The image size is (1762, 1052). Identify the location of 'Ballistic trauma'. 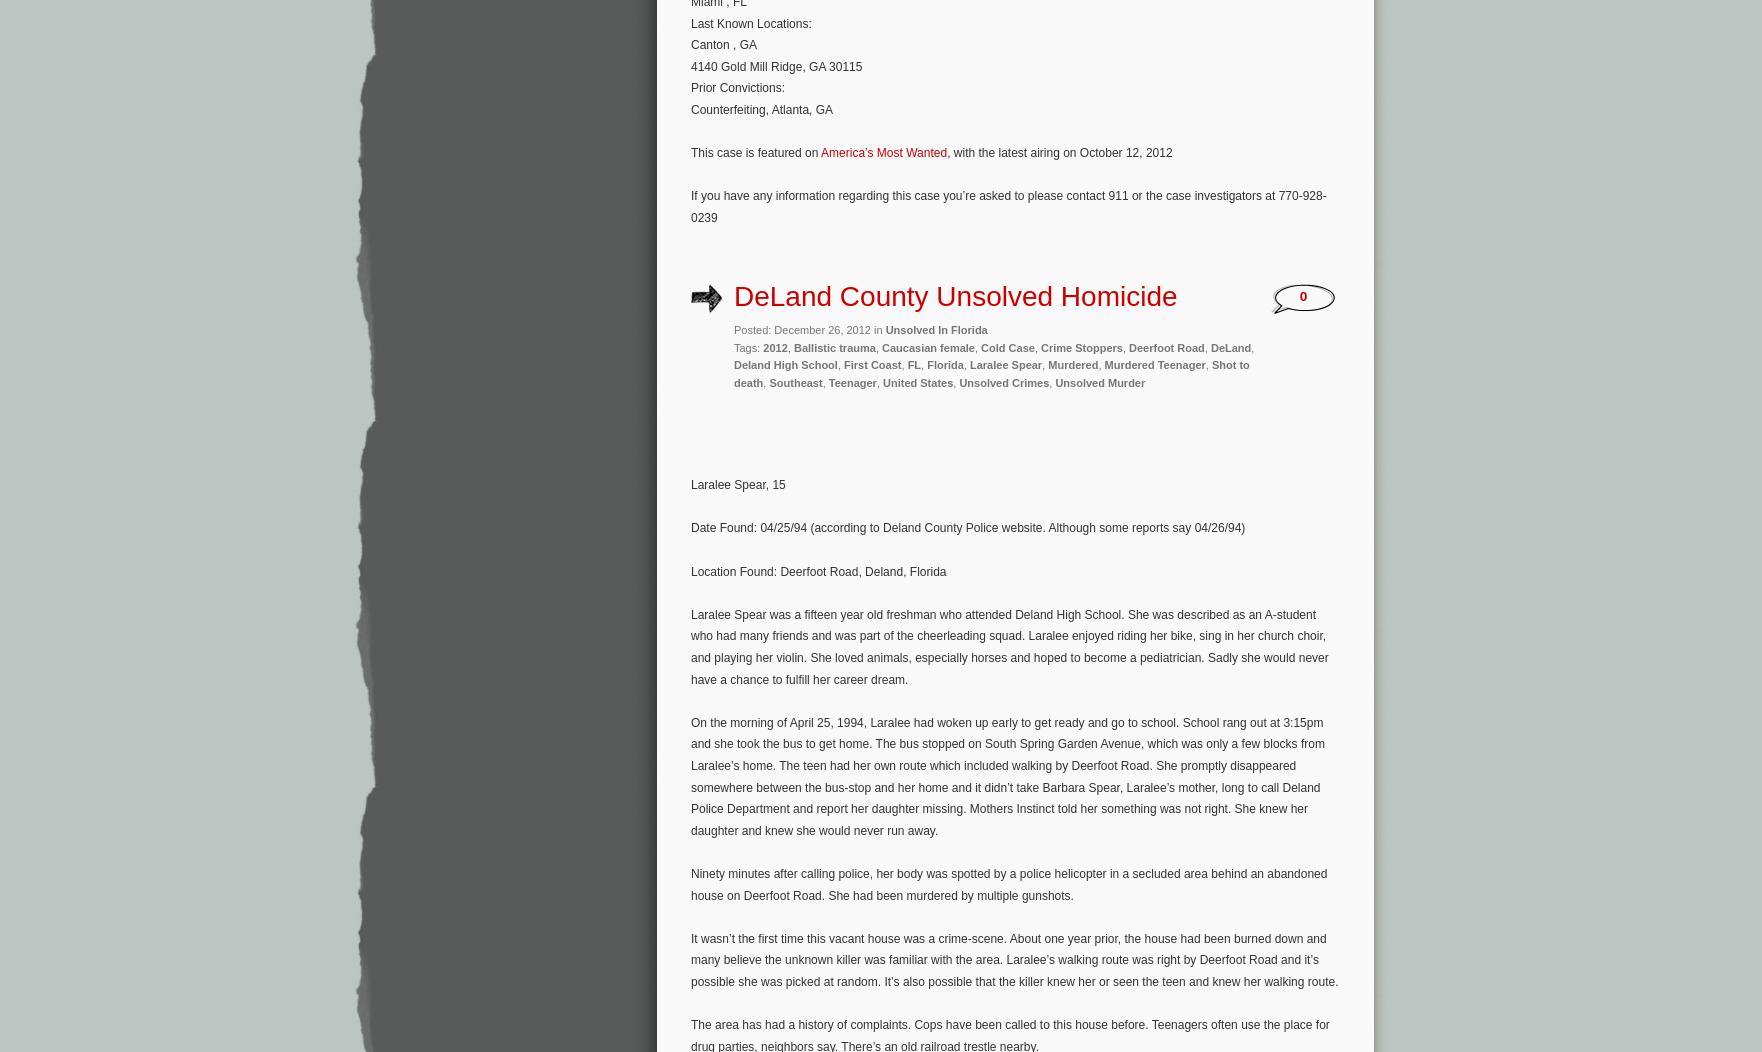
(832, 345).